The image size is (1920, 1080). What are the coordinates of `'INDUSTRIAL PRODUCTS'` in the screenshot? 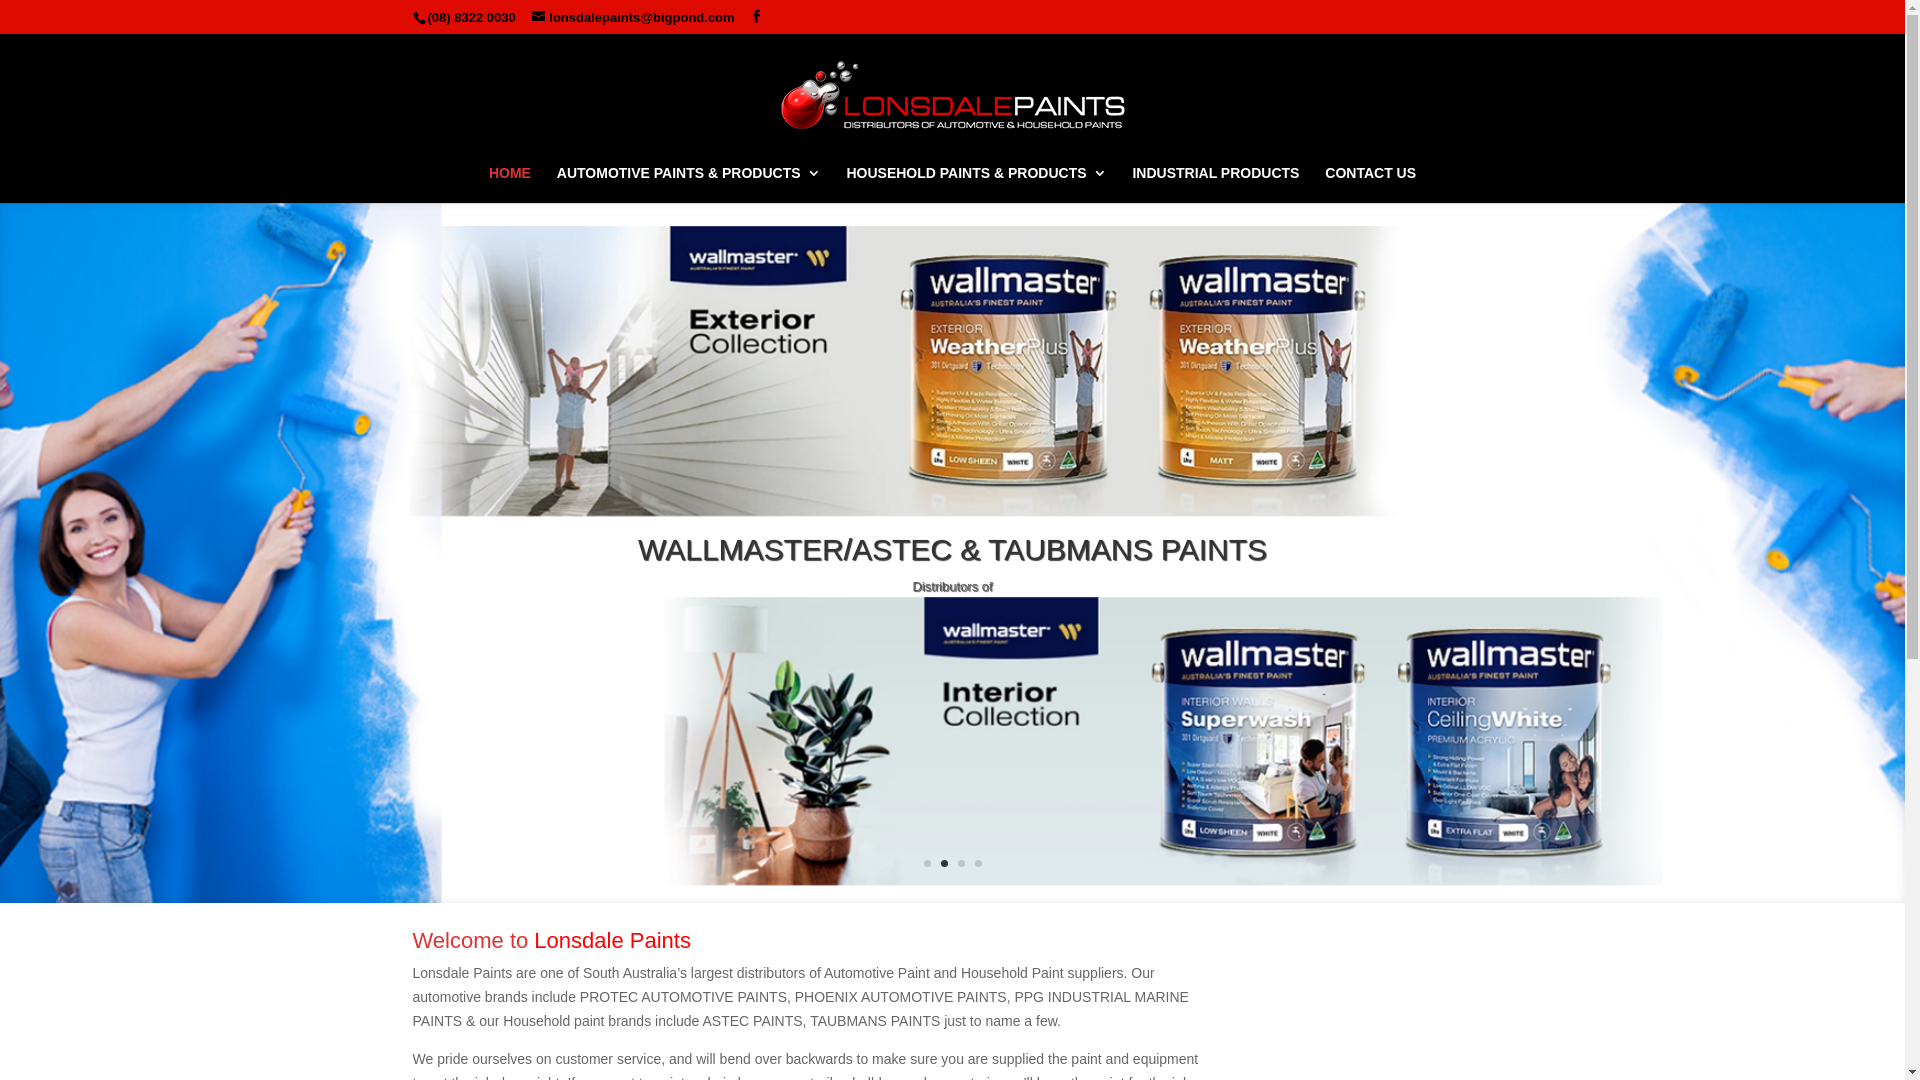 It's located at (1214, 184).